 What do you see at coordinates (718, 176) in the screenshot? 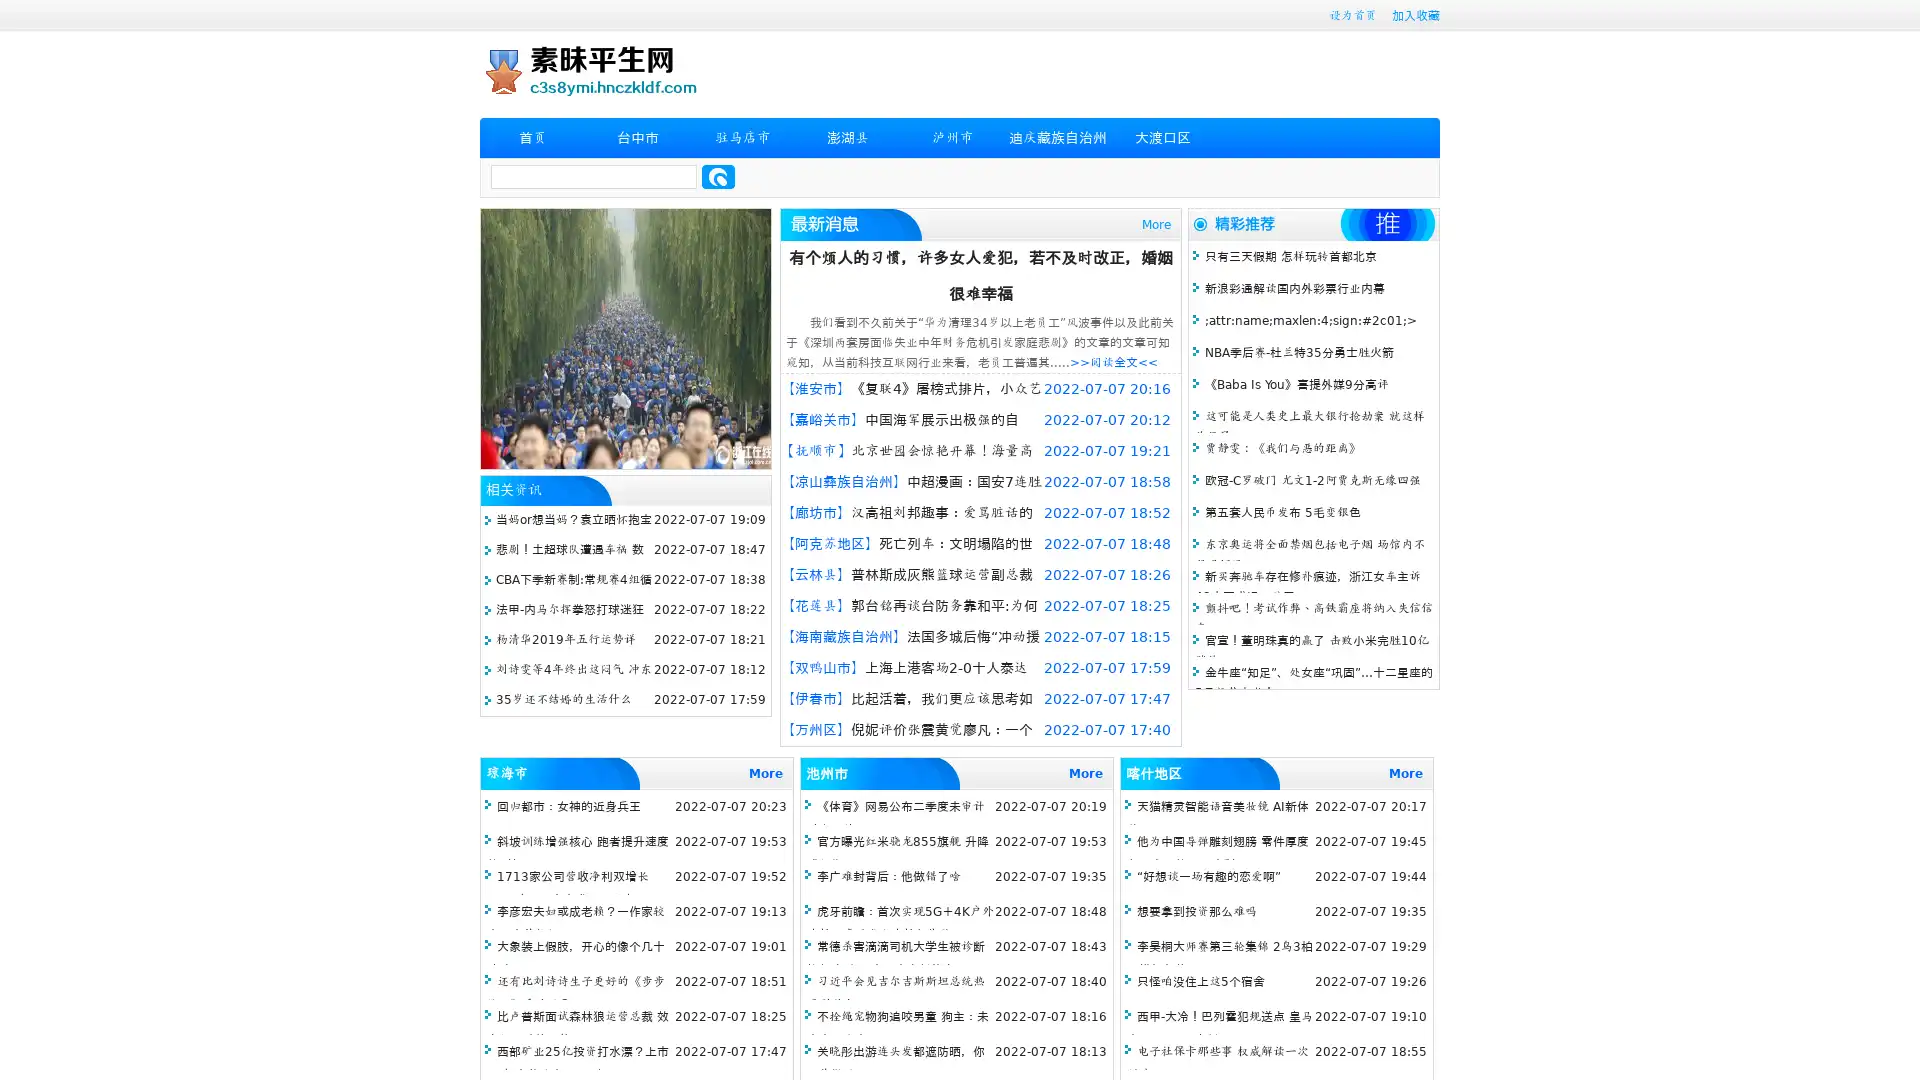
I see `Search` at bounding box center [718, 176].